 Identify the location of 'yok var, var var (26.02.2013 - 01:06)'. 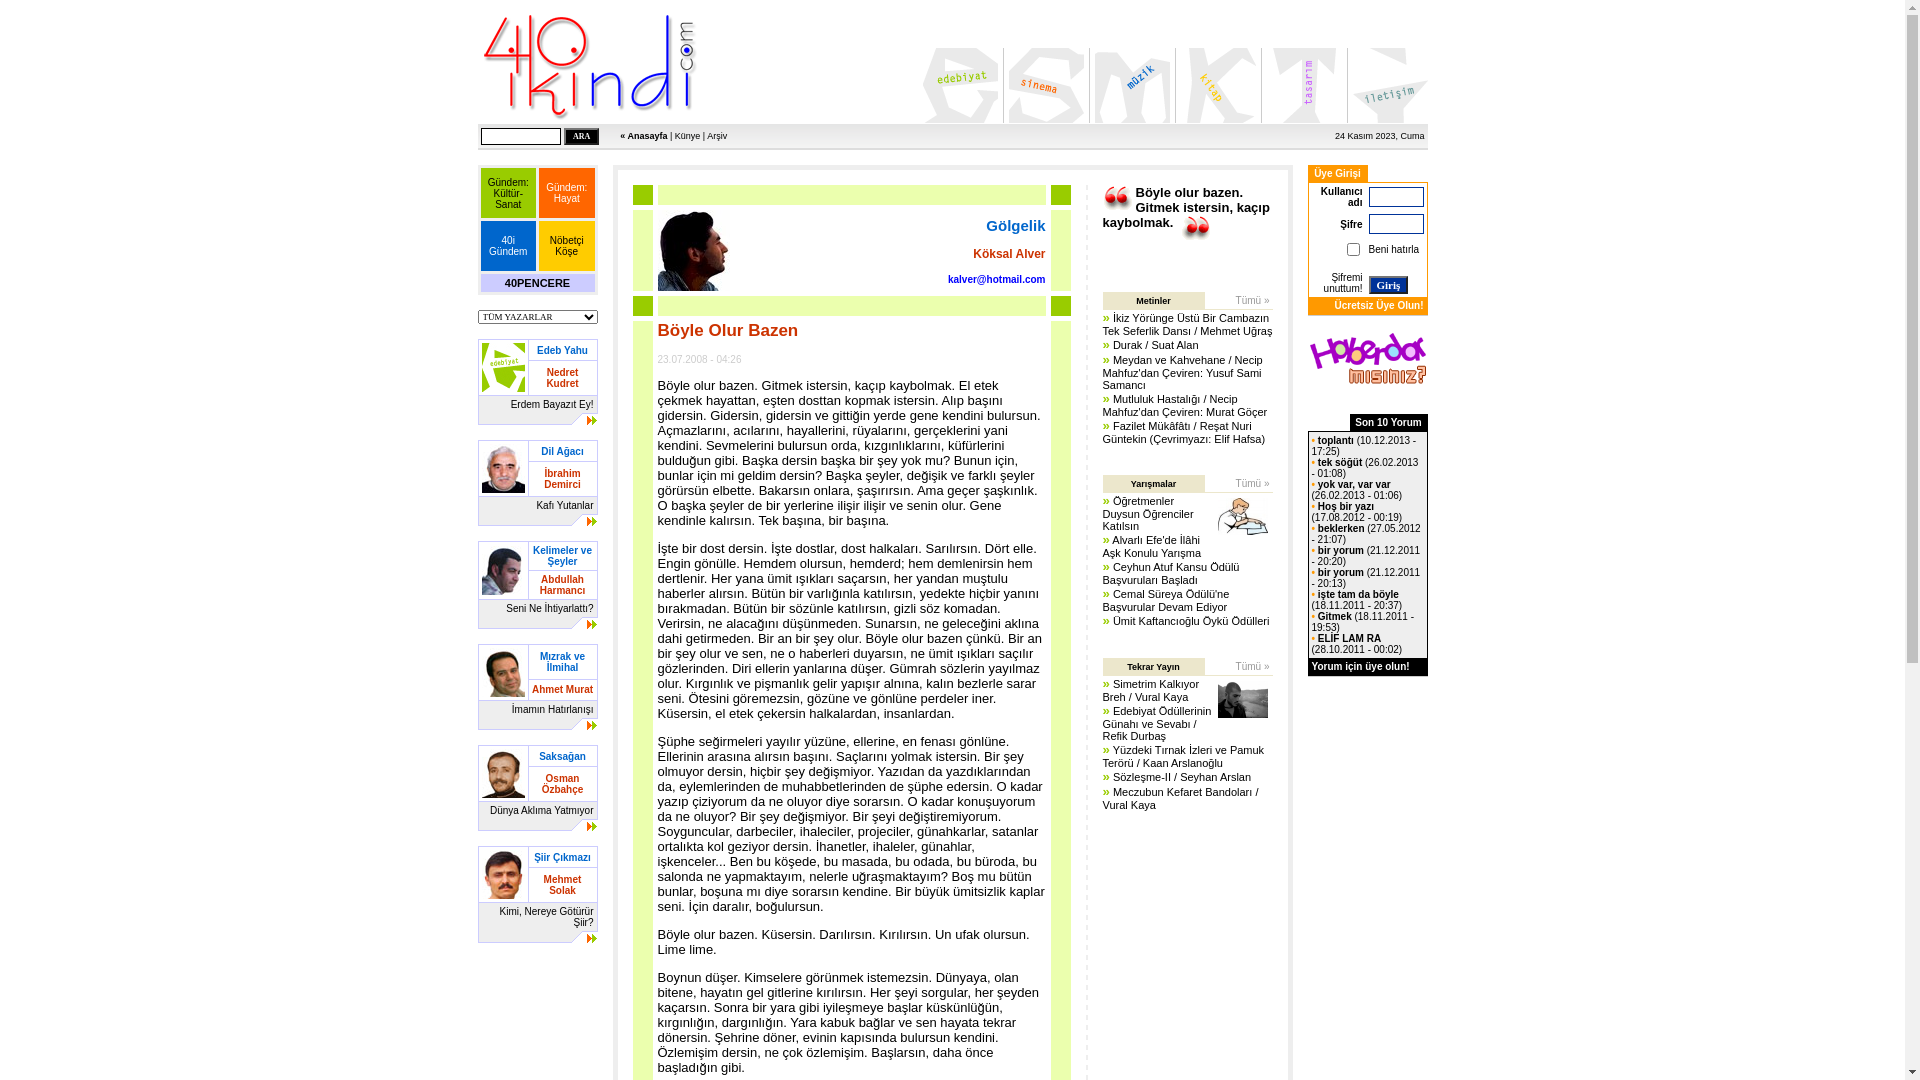
(1311, 489).